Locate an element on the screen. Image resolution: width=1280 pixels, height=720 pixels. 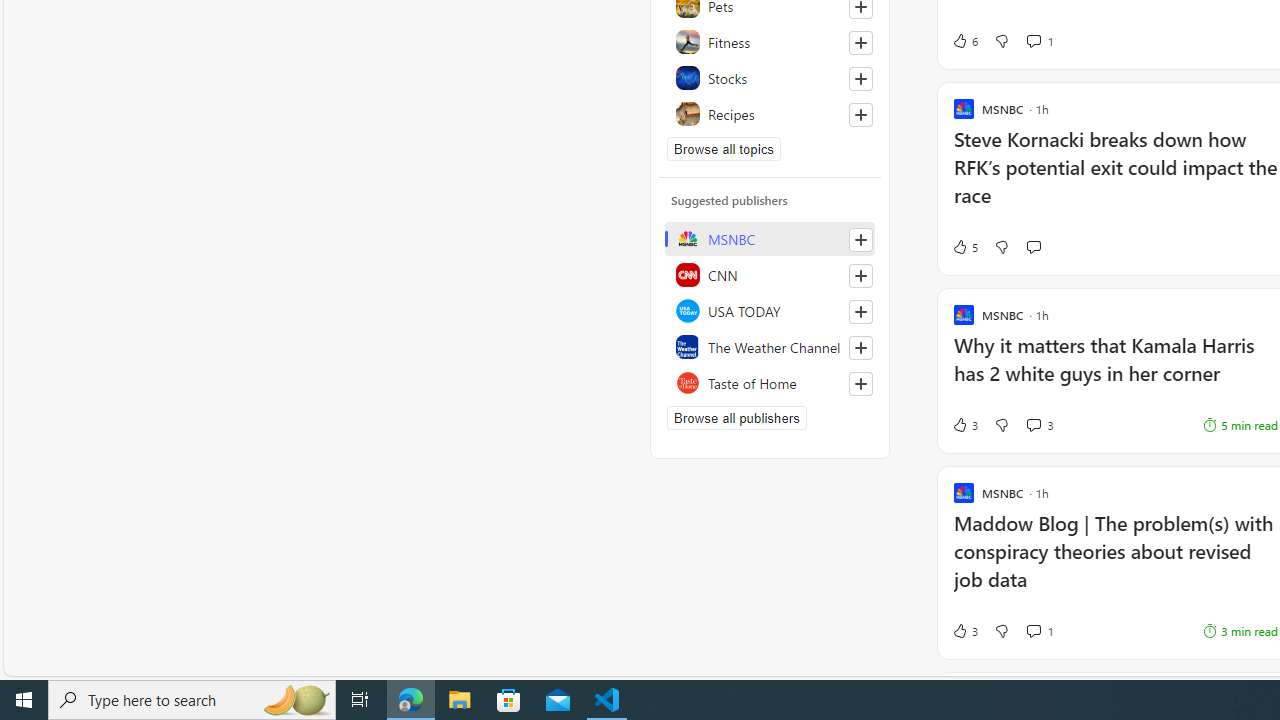
'Recipes' is located at coordinates (769, 114).